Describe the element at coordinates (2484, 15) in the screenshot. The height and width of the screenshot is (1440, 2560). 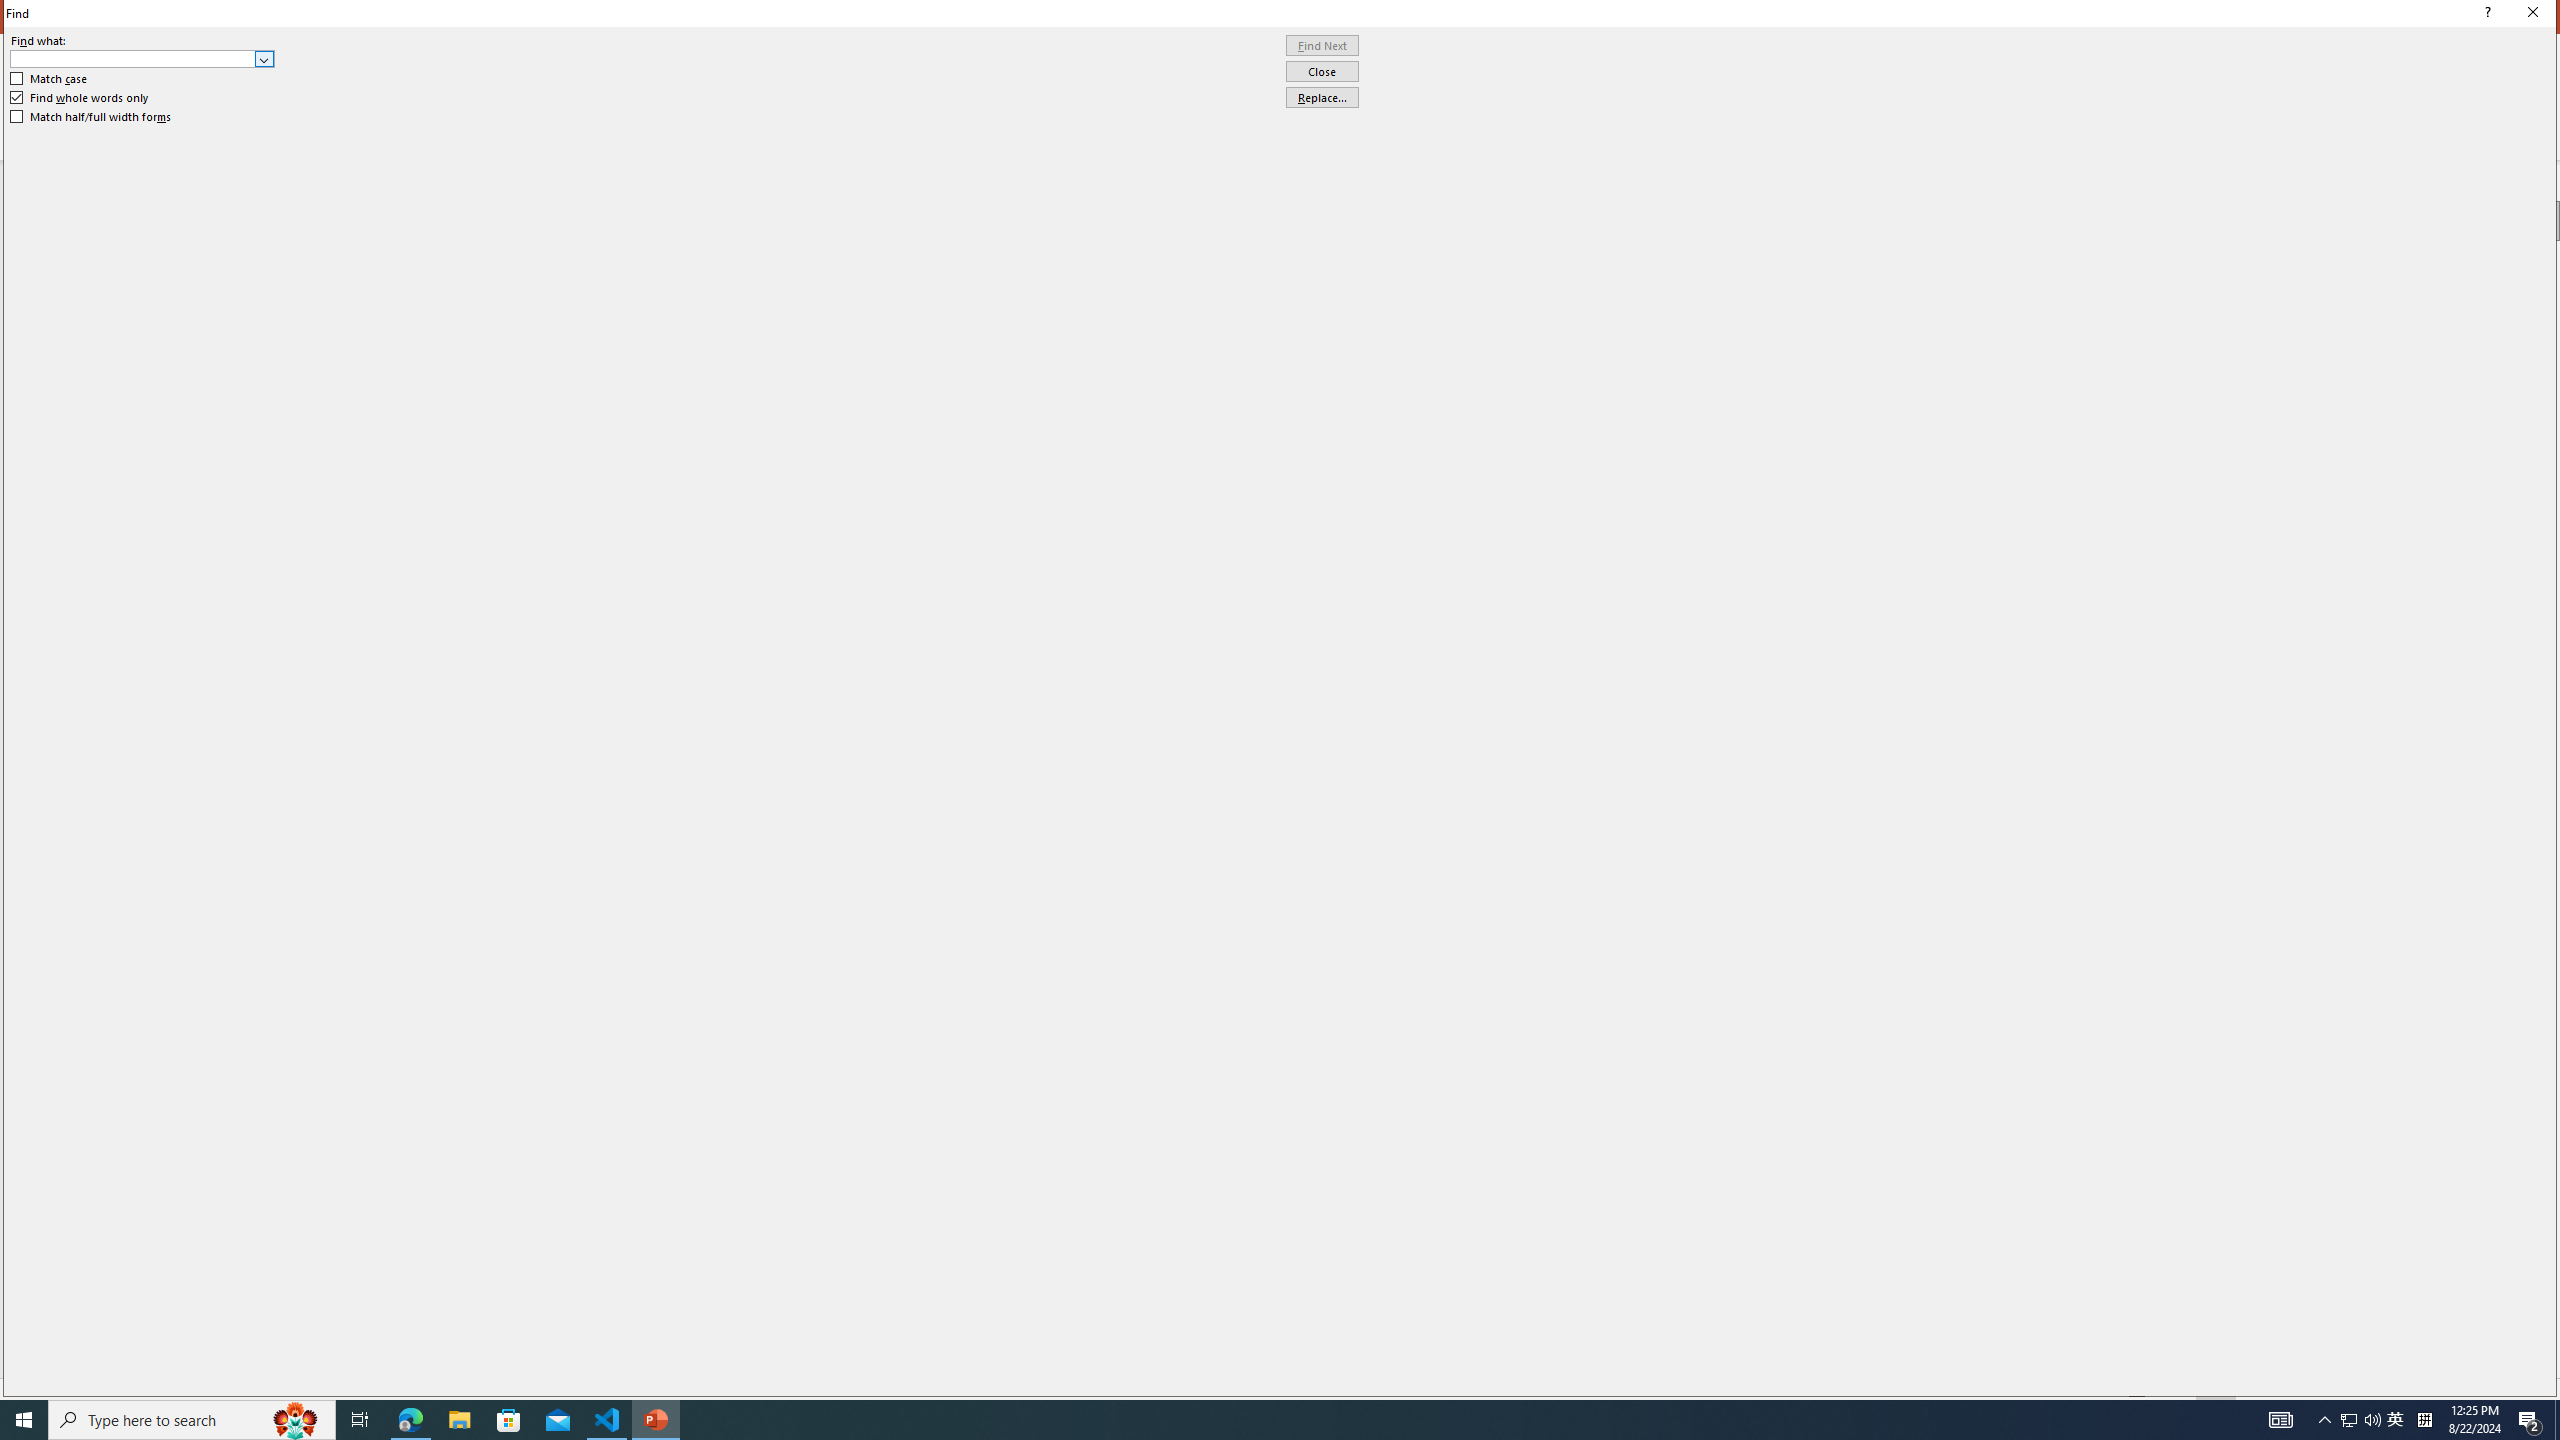
I see `'Context help'` at that location.